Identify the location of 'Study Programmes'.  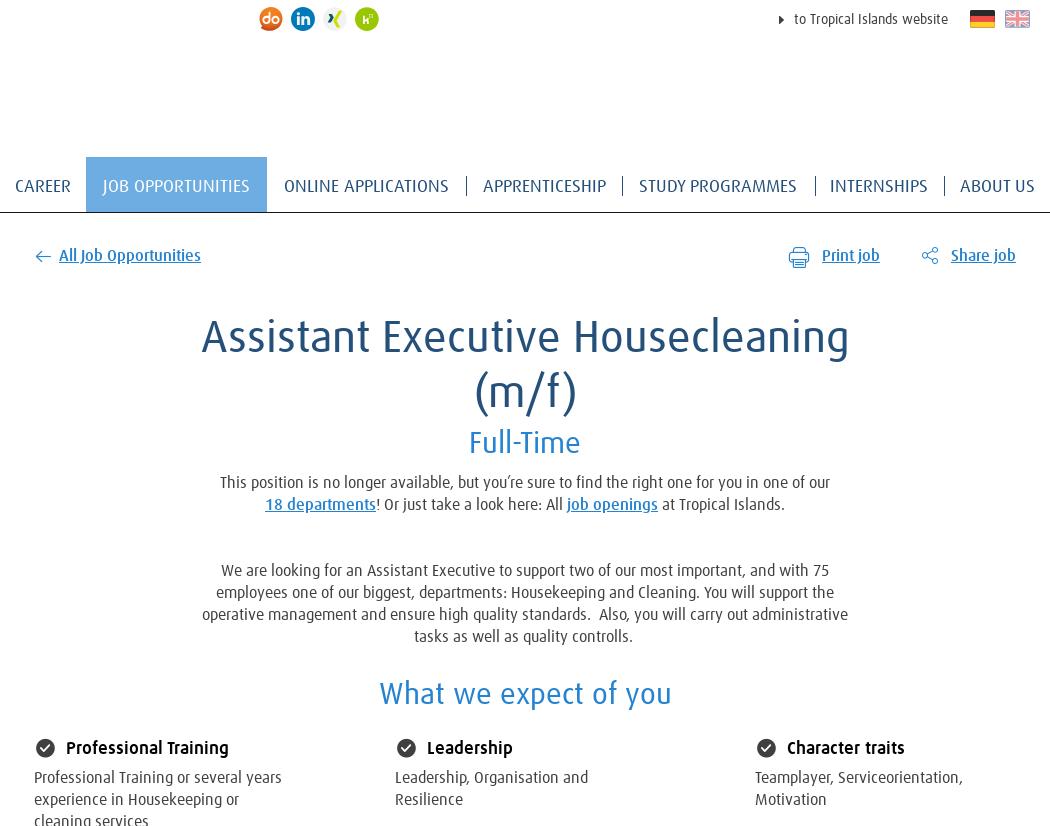
(638, 187).